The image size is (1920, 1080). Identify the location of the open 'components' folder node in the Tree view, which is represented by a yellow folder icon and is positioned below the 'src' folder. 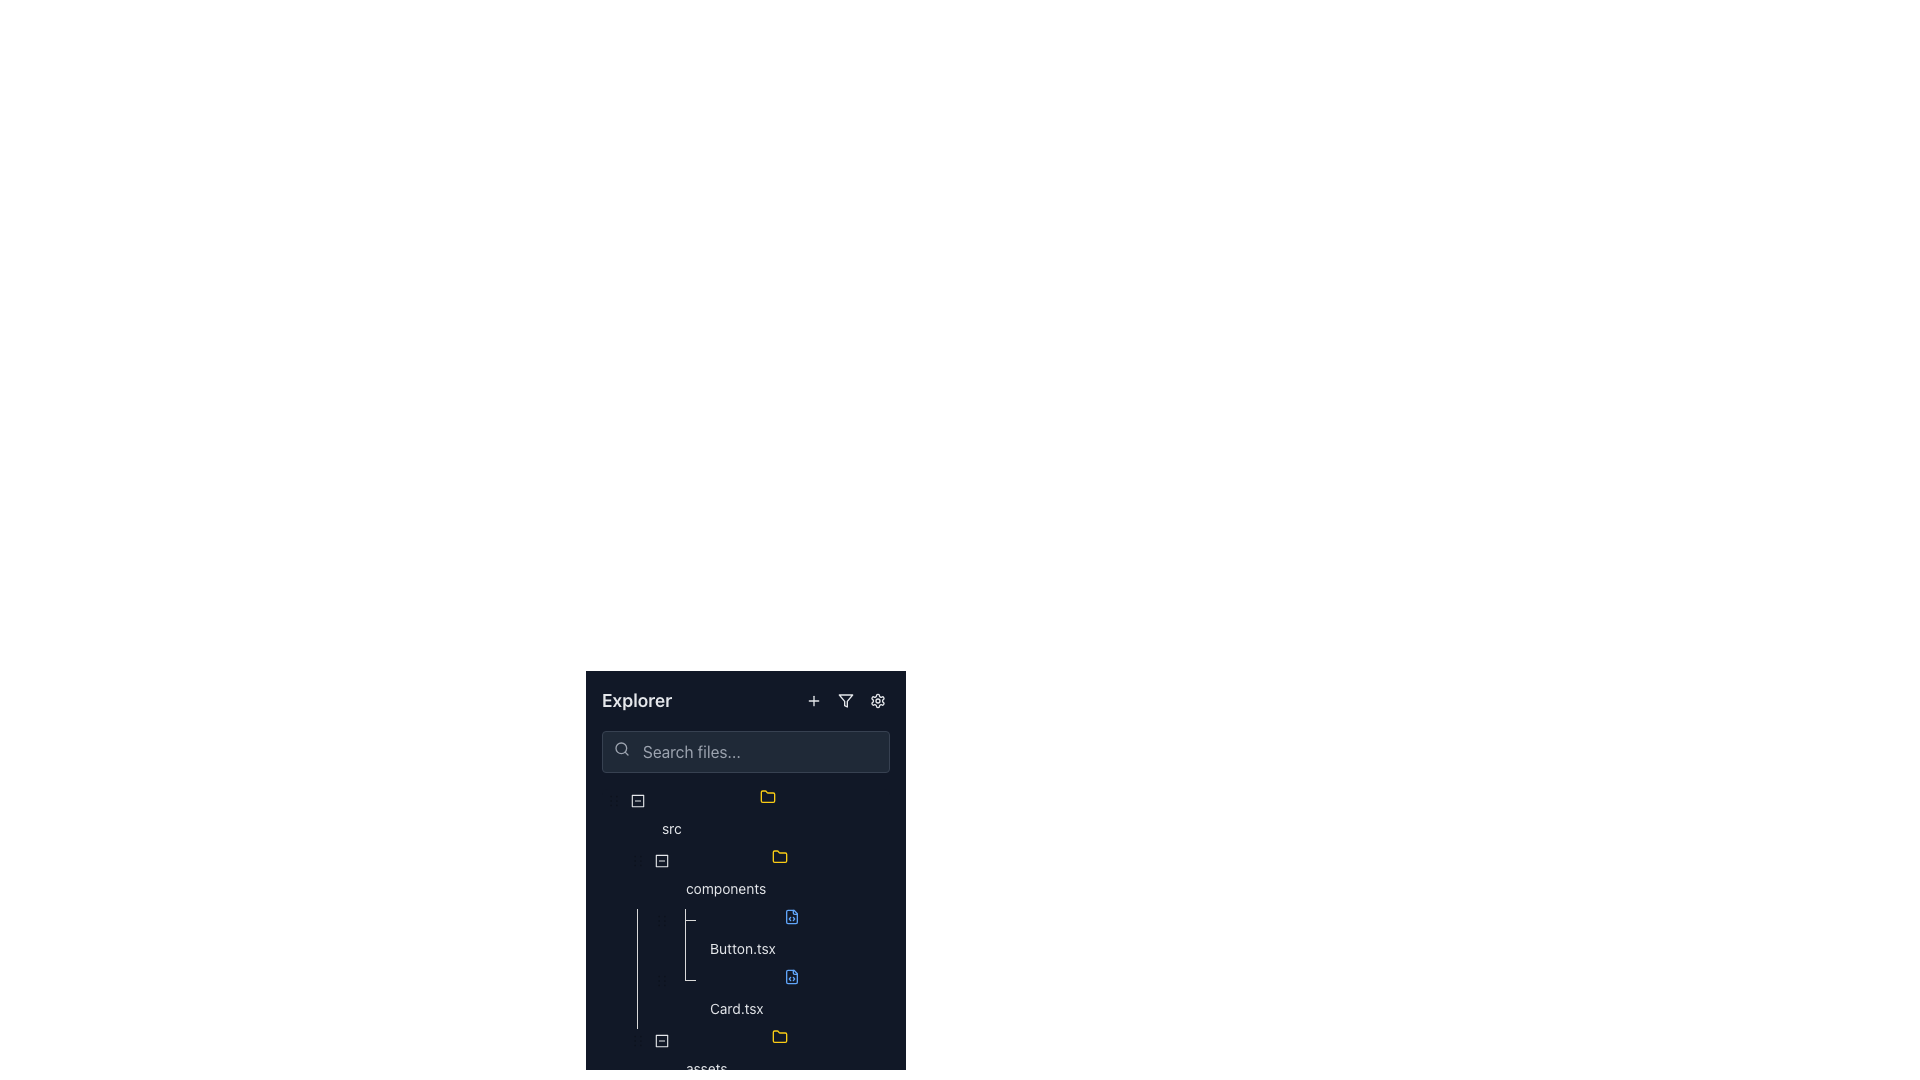
(744, 875).